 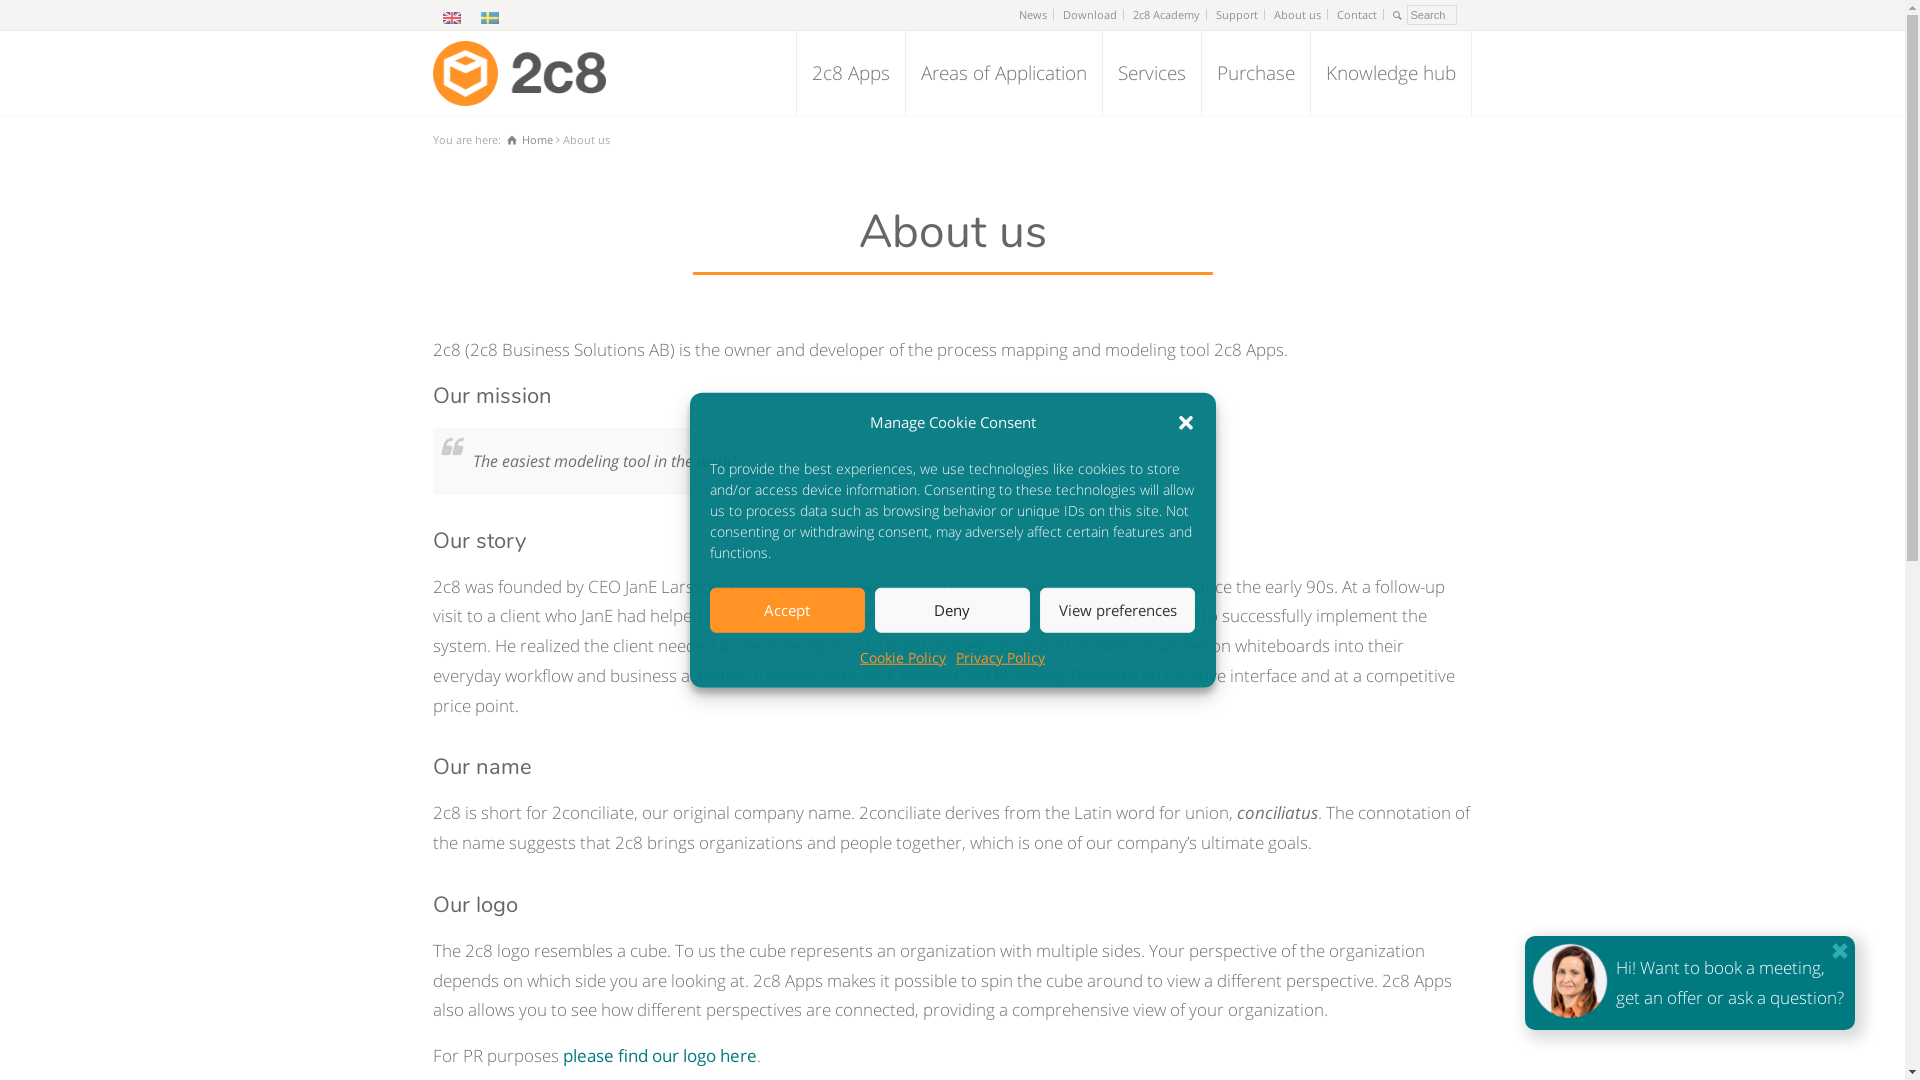 I want to click on 'About us', so click(x=1297, y=14).